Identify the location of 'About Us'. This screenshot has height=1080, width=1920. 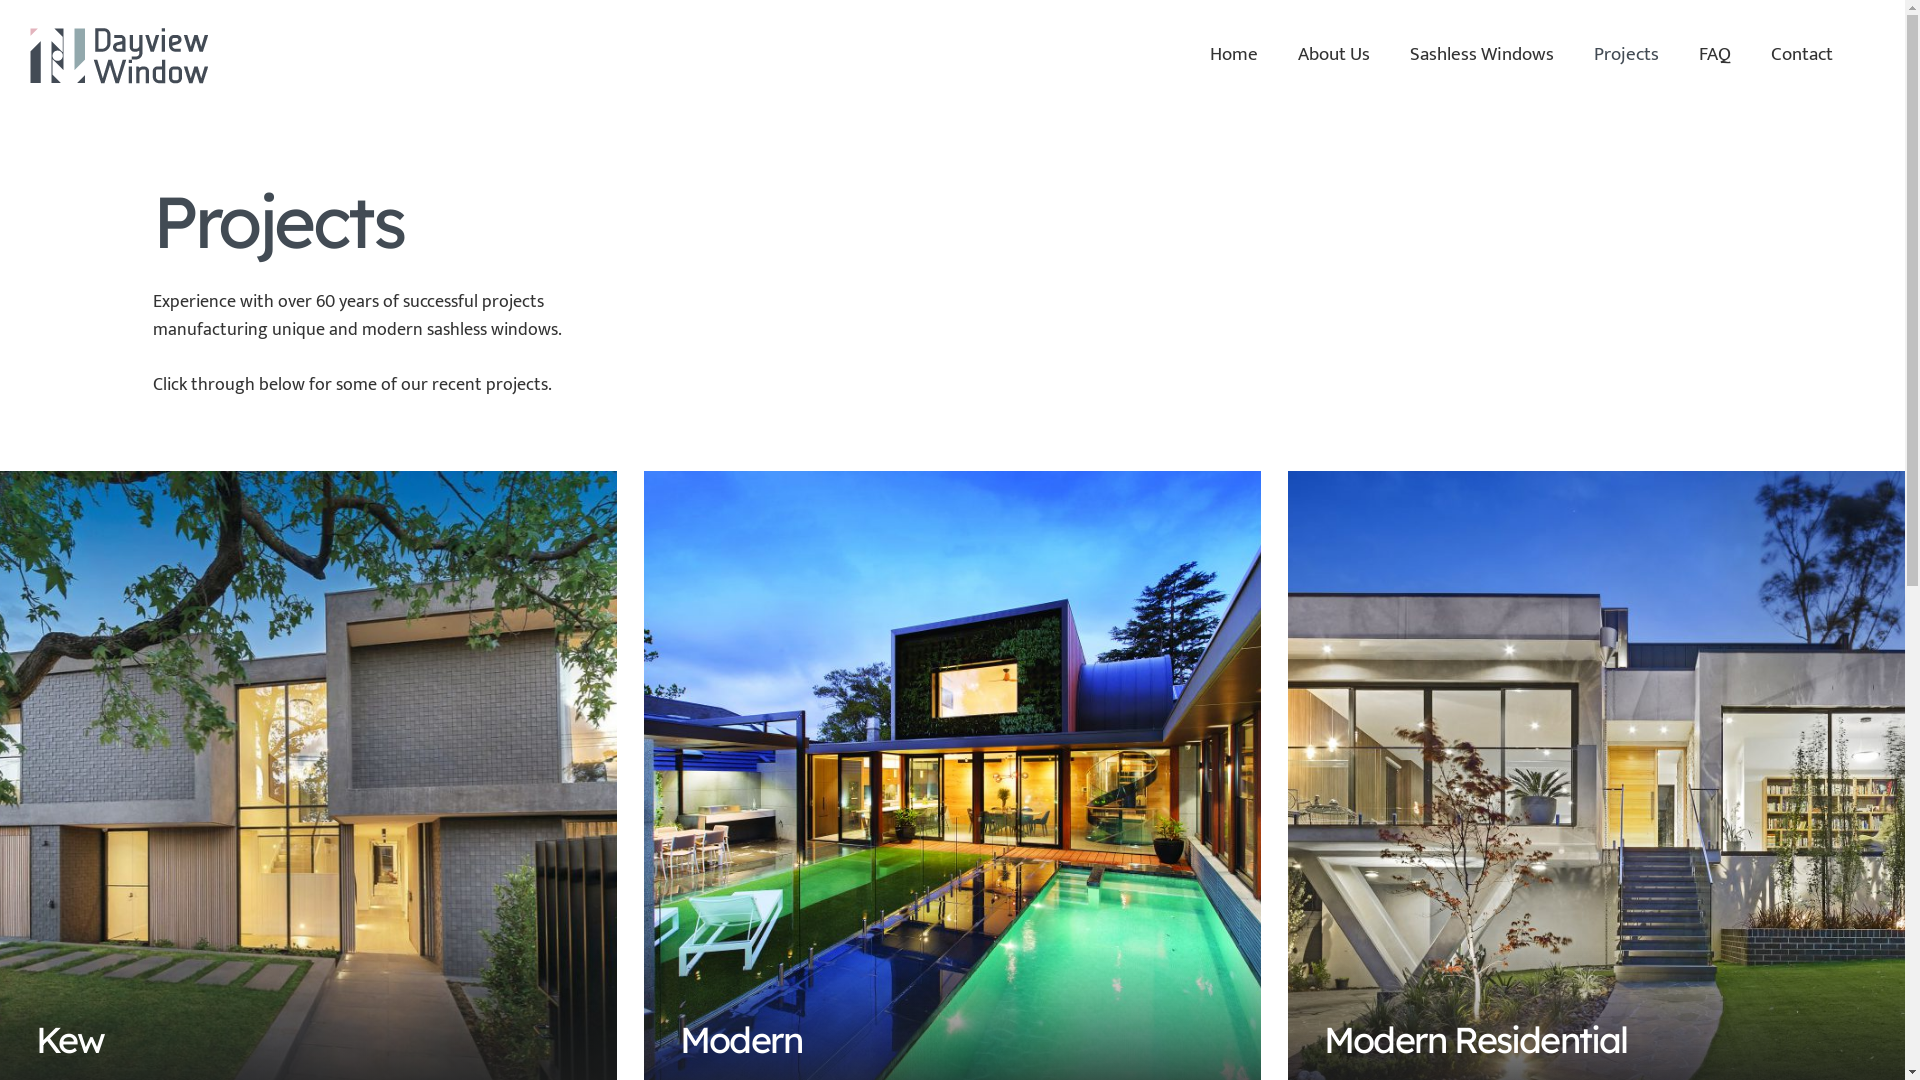
(1334, 53).